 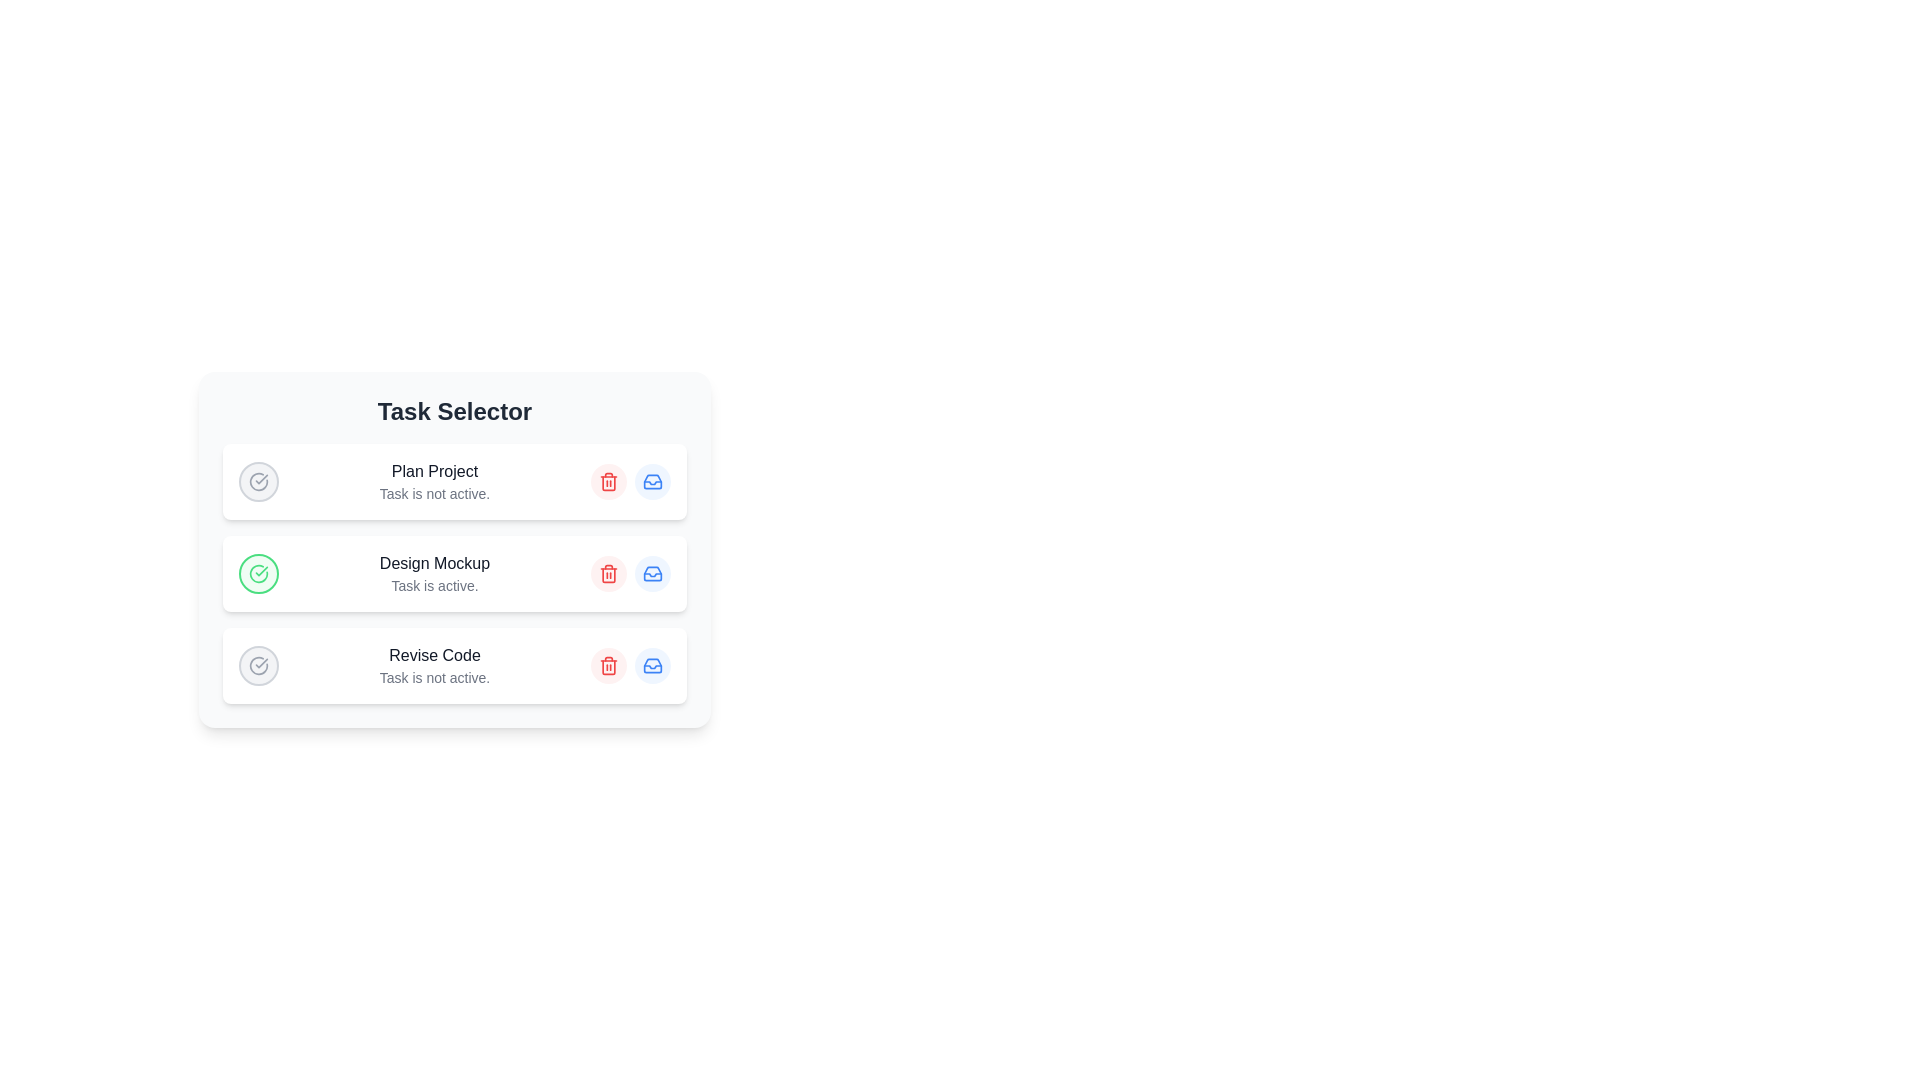 I want to click on the action button related to the 'Revise Code' task, which is the last button in a row of three, positioned to the far-right next to the trash icon, so click(x=652, y=666).